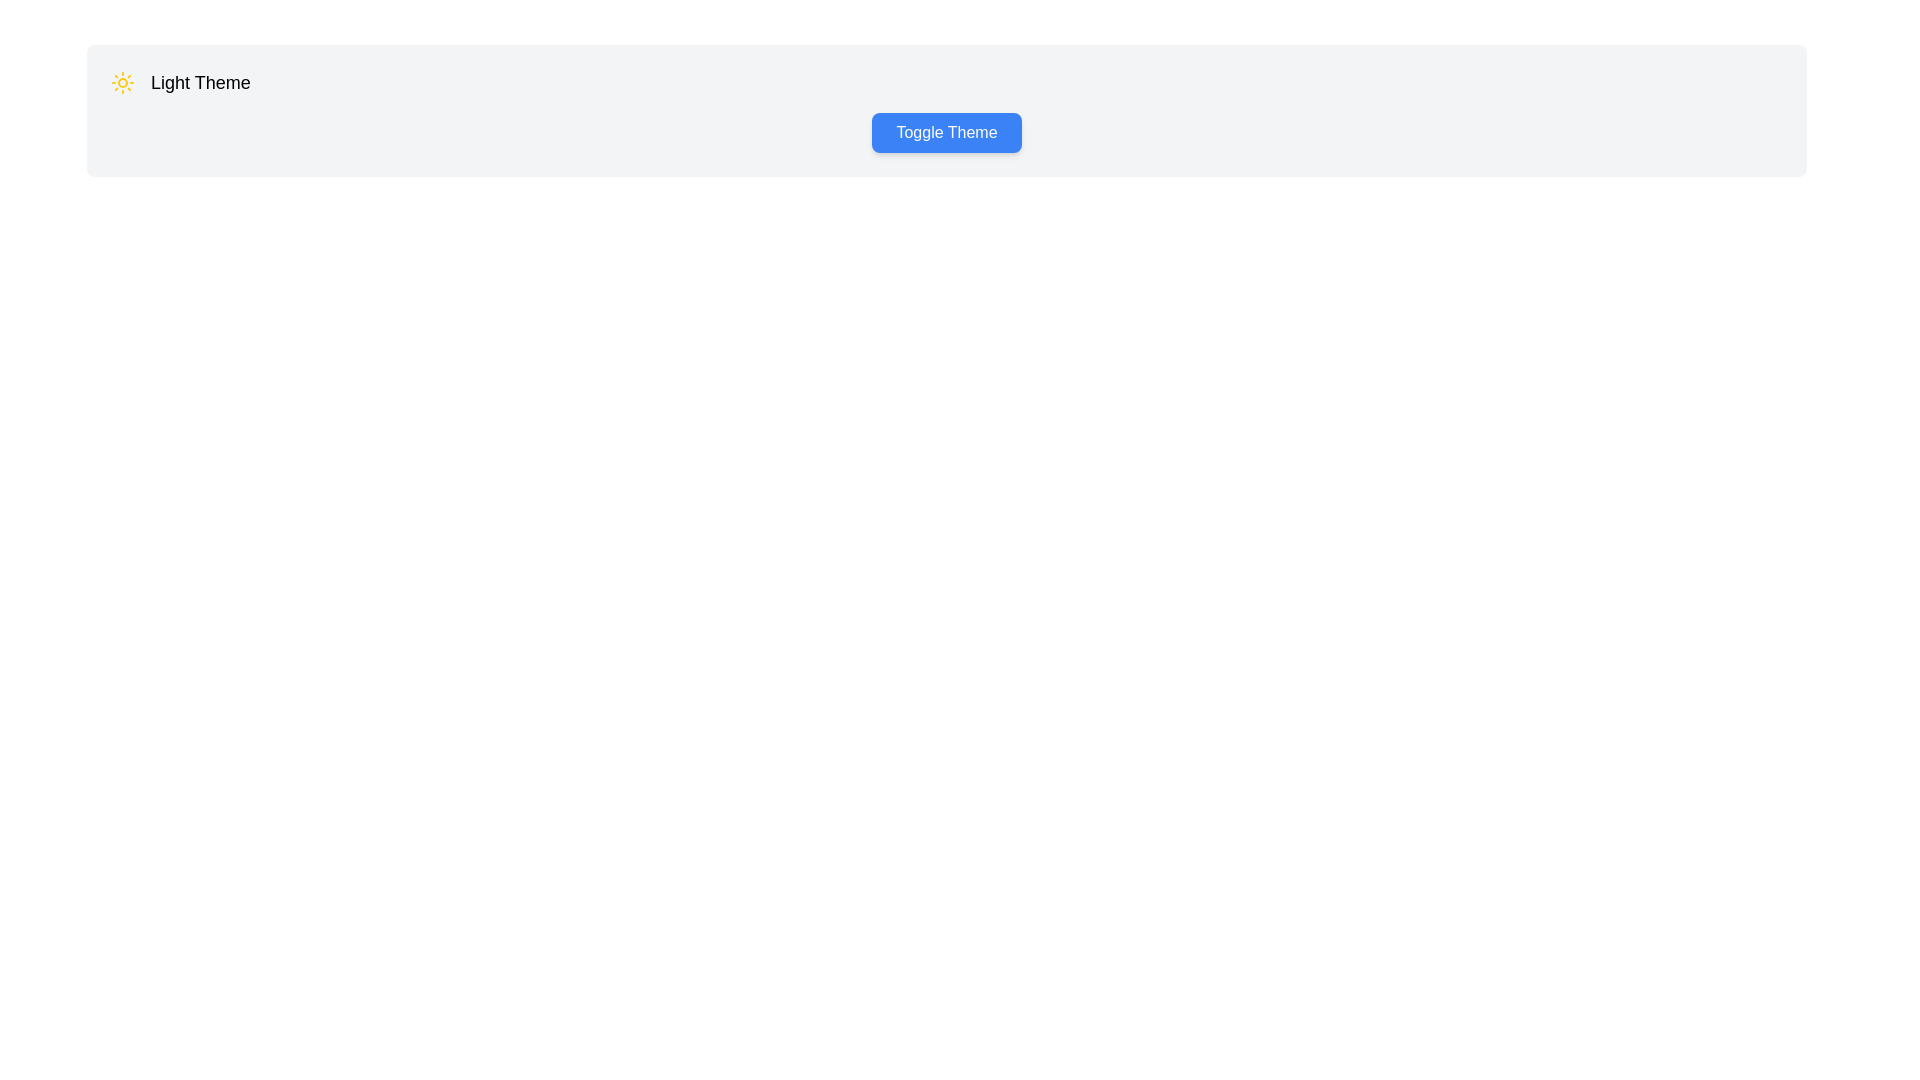 The image size is (1920, 1080). I want to click on the 'Toggle Theme' button to simulate interaction with the 'Light Theme' text, so click(944, 132).